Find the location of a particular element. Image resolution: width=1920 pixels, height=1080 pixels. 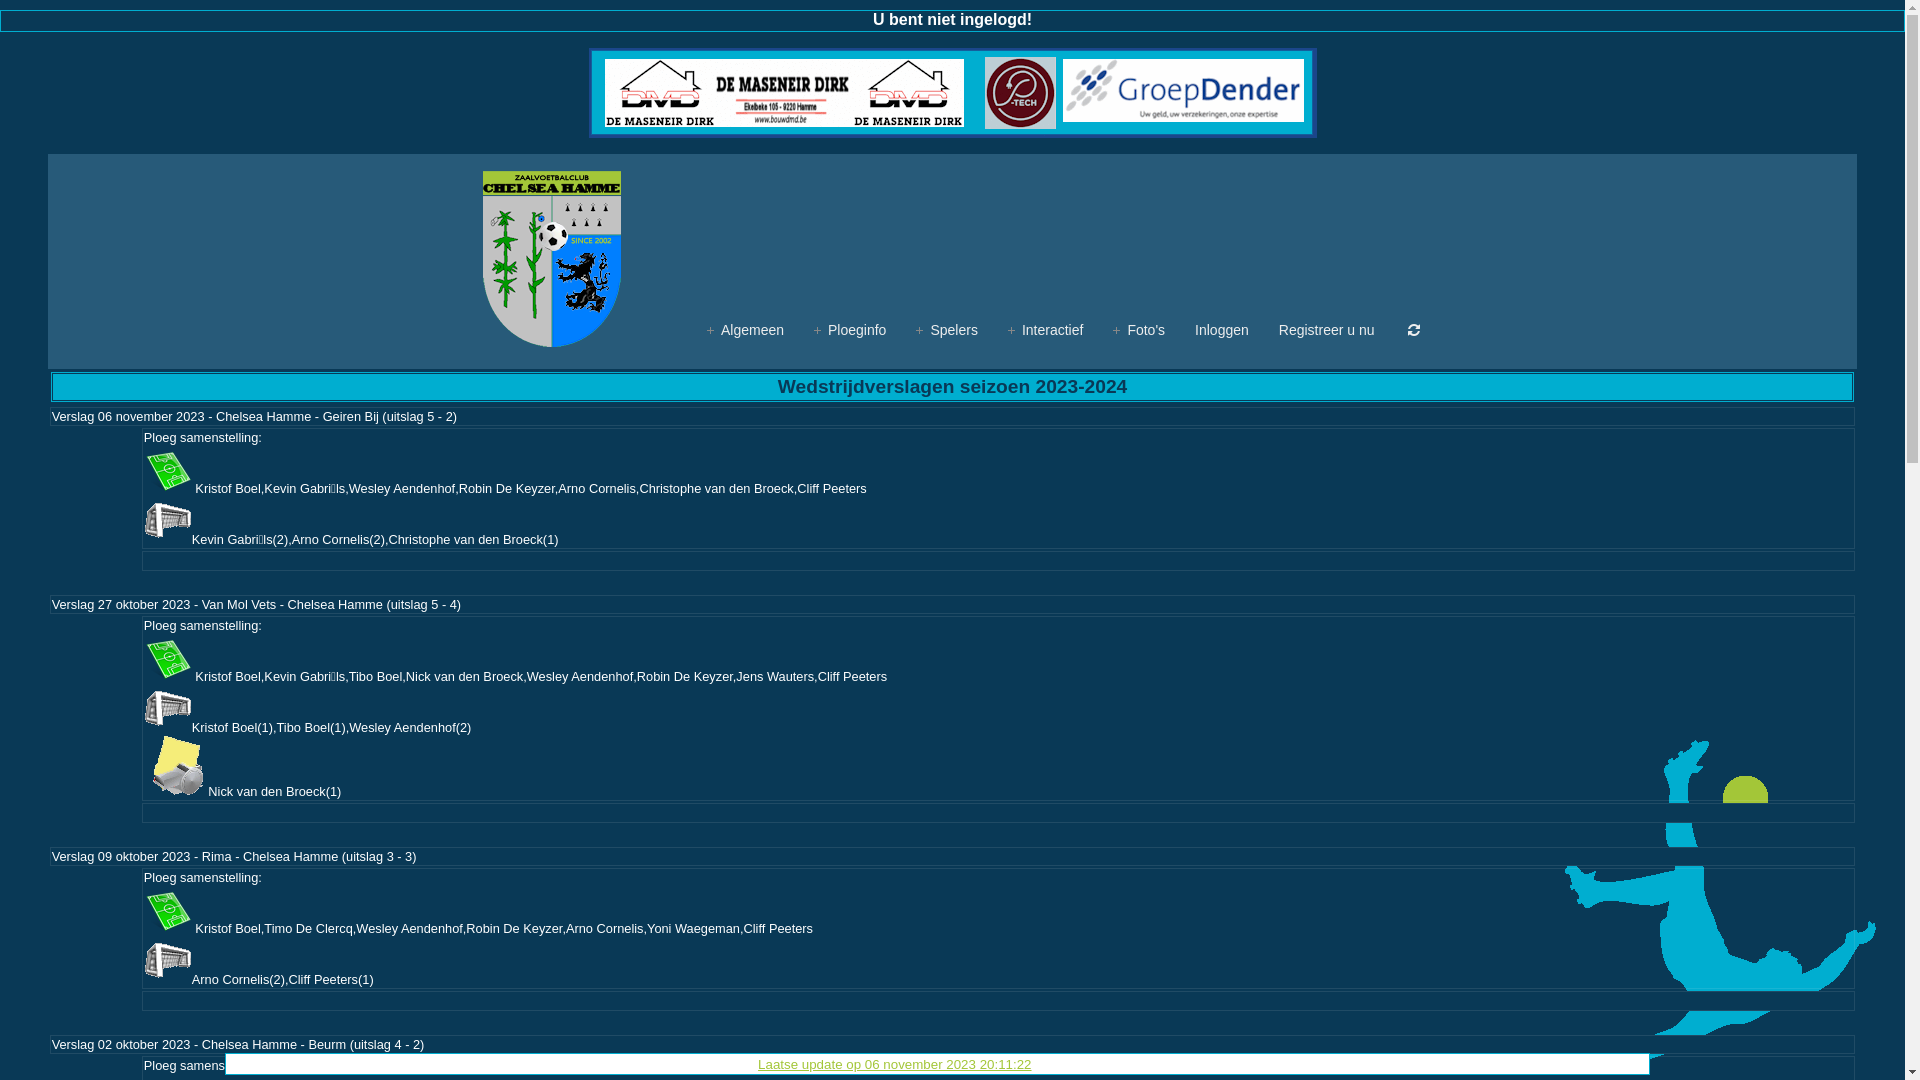

'Inloggen' is located at coordinates (1221, 329).